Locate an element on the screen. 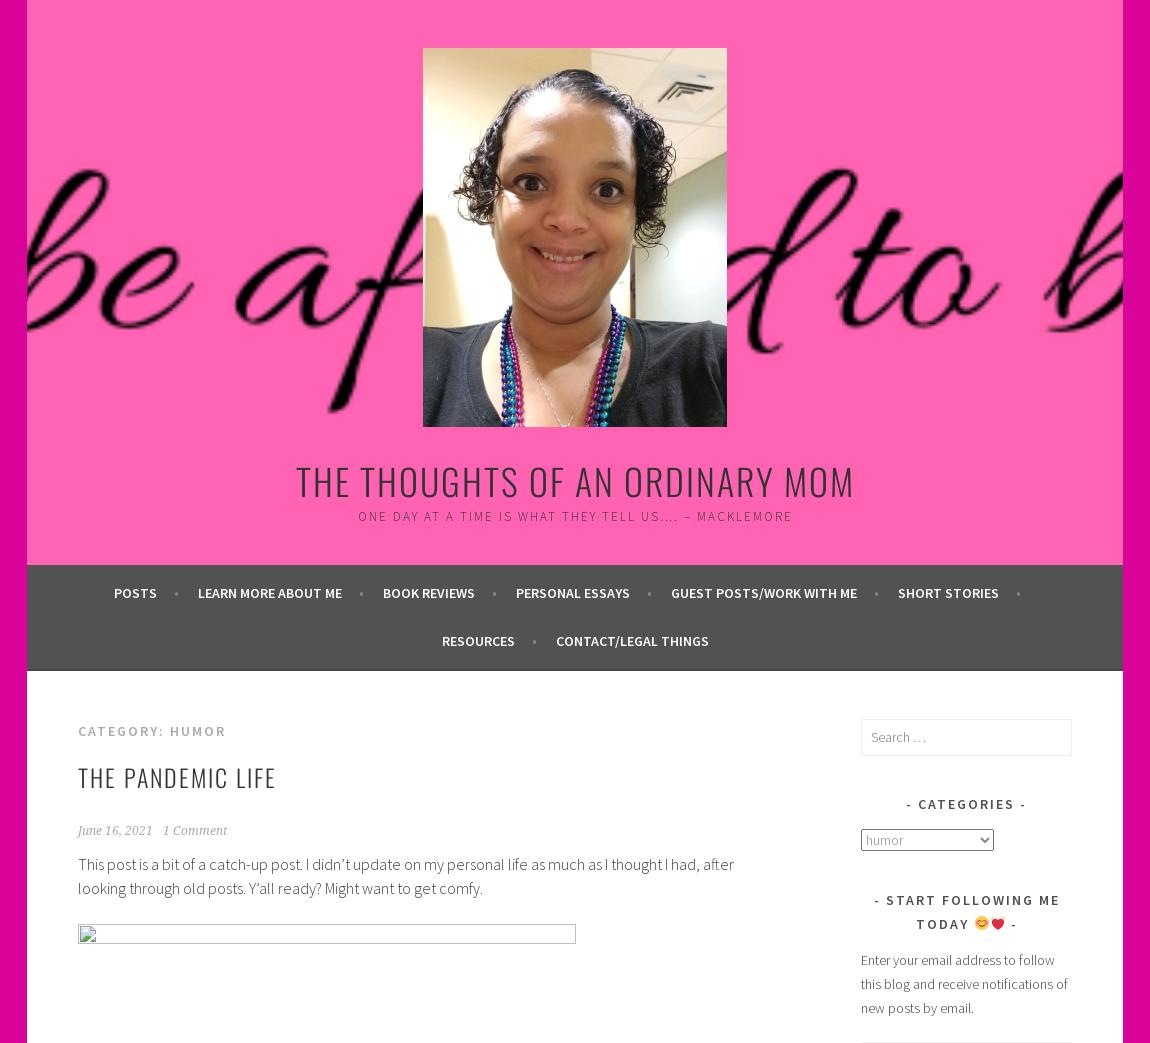 This screenshot has width=1150, height=1043. 'humor' is located at coordinates (195, 729).